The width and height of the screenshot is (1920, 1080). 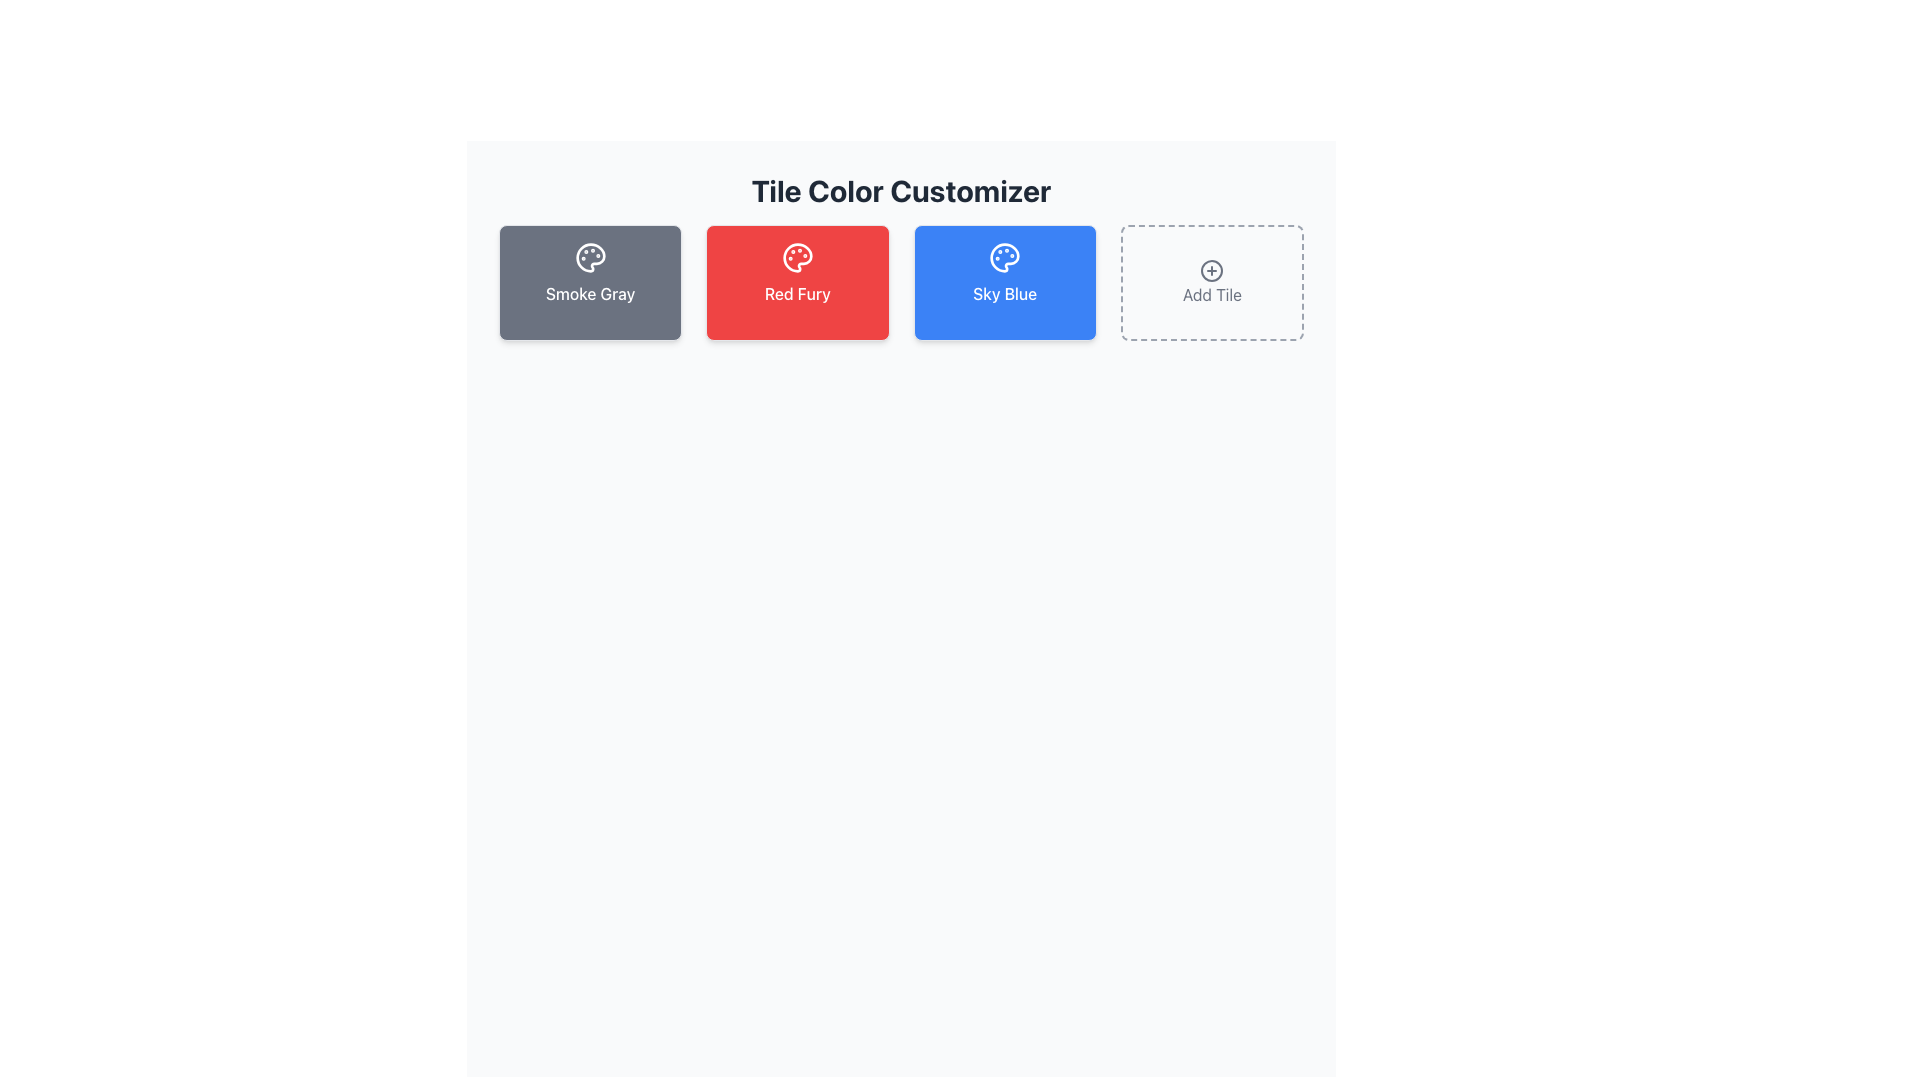 I want to click on the appearance of the circular icon resembling a painter's palette with a red background, located in the upper part of the 'Red Fury' tile, so click(x=796, y=257).